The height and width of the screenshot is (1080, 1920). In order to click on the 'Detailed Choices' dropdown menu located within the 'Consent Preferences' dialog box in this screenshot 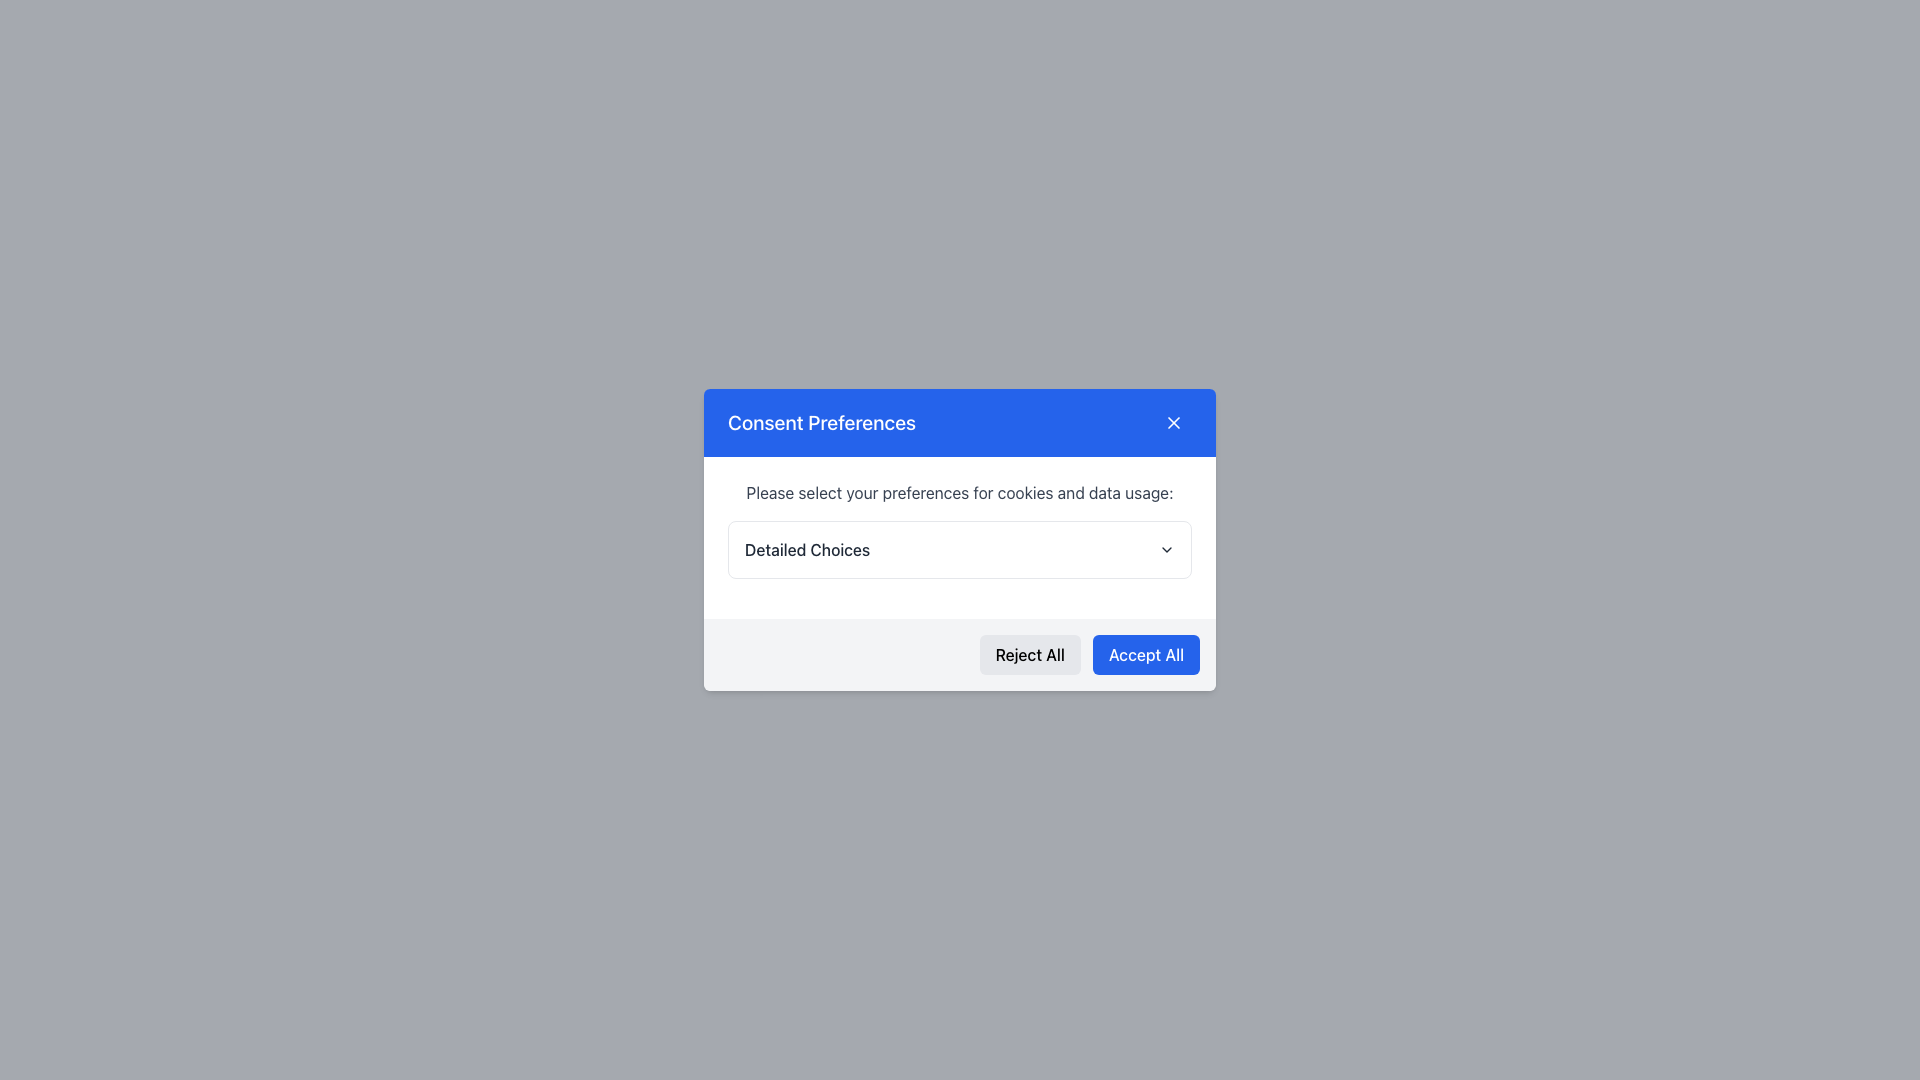, I will do `click(960, 550)`.